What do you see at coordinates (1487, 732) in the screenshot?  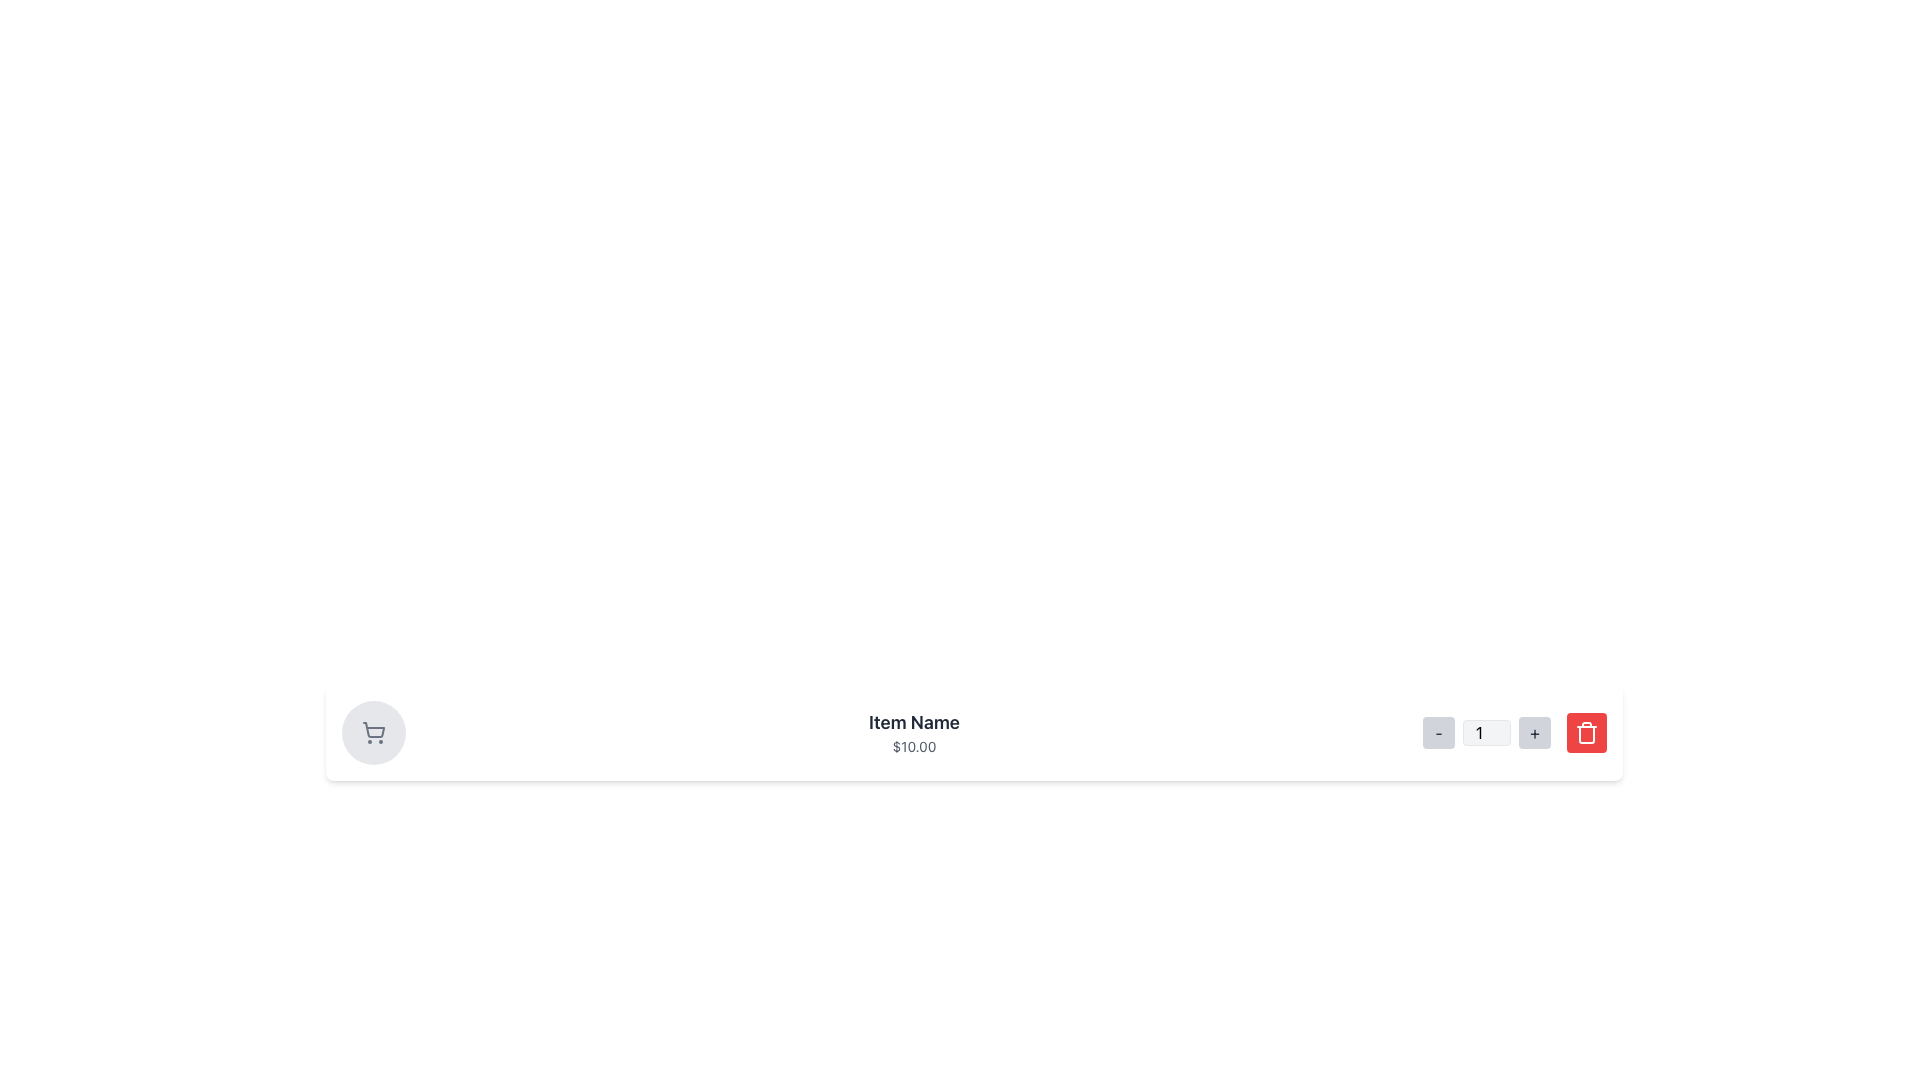 I see `the Number Input box with a light gray background and the numerical value '1'` at bounding box center [1487, 732].